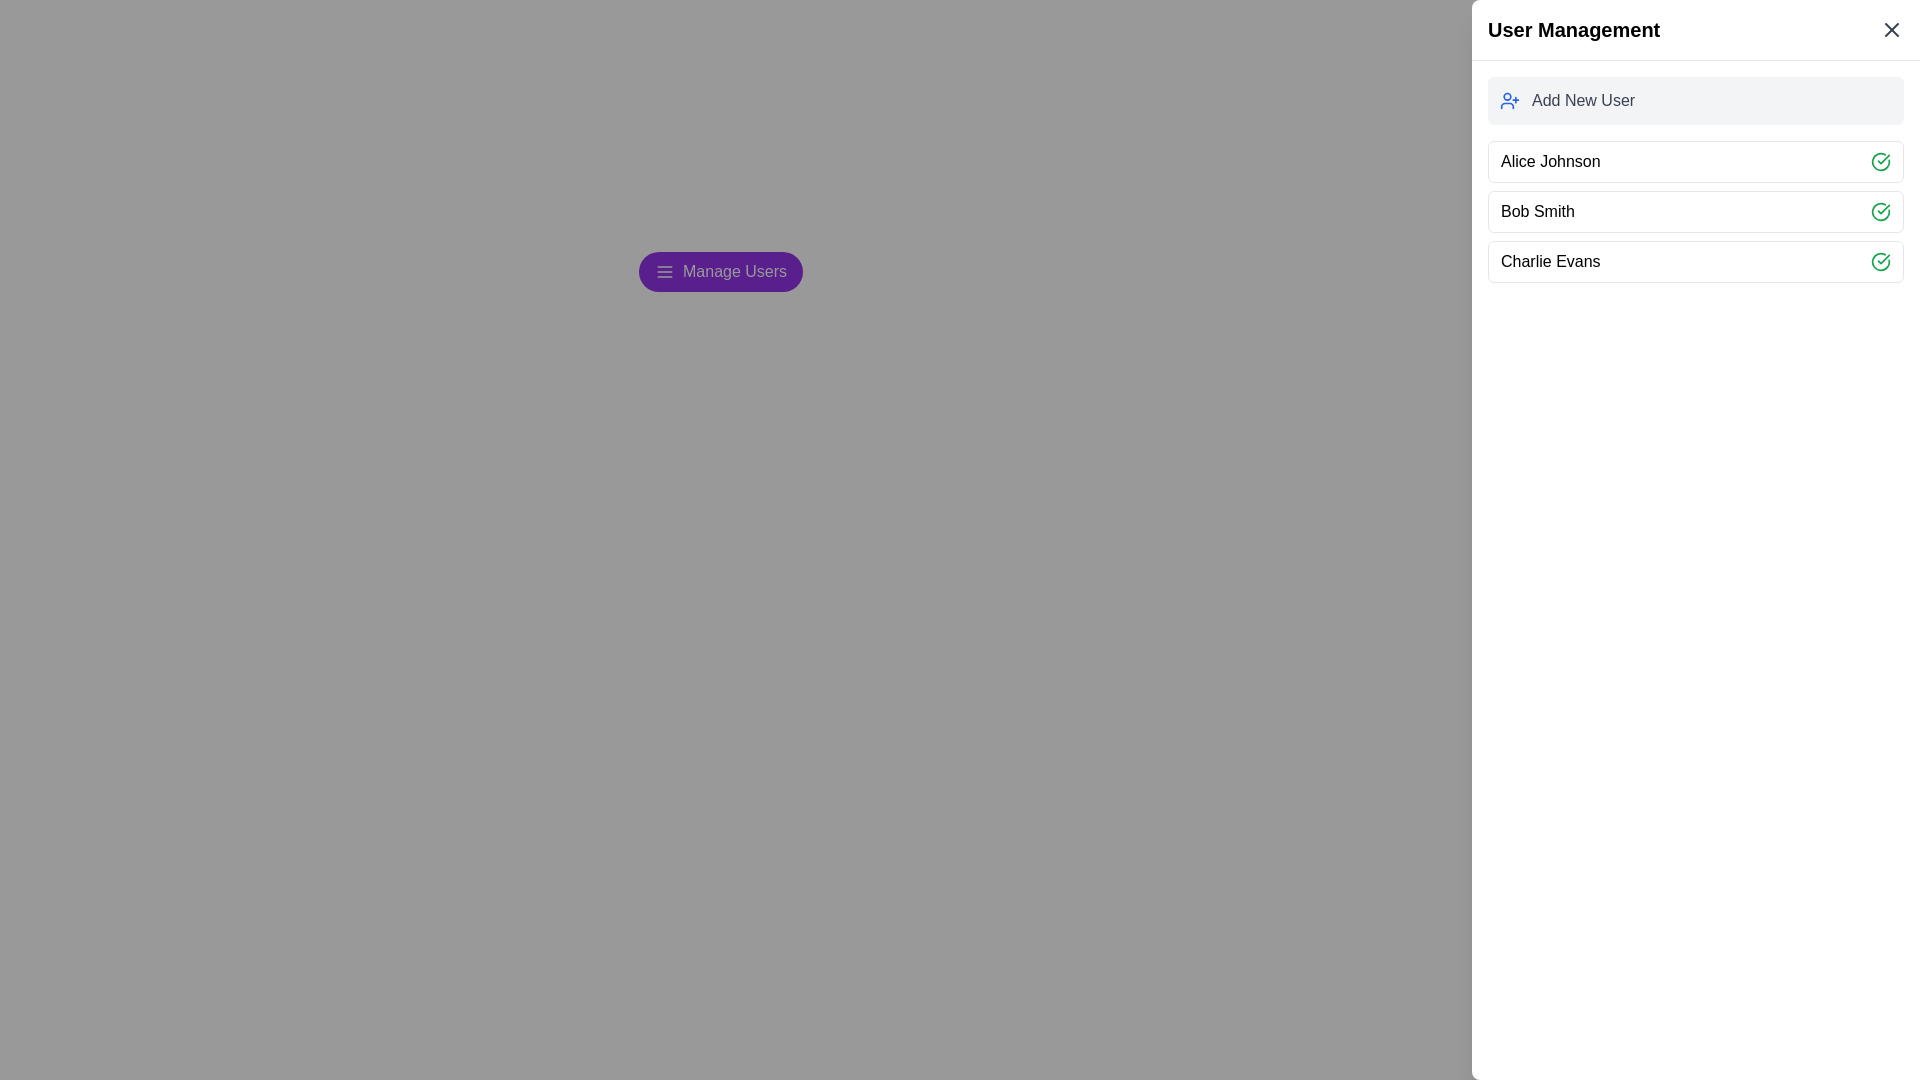 This screenshot has width=1920, height=1080. I want to click on the circular icon with a check mark associated with the 'Charlie Evans' user entry in the User Management panel, so click(1880, 212).